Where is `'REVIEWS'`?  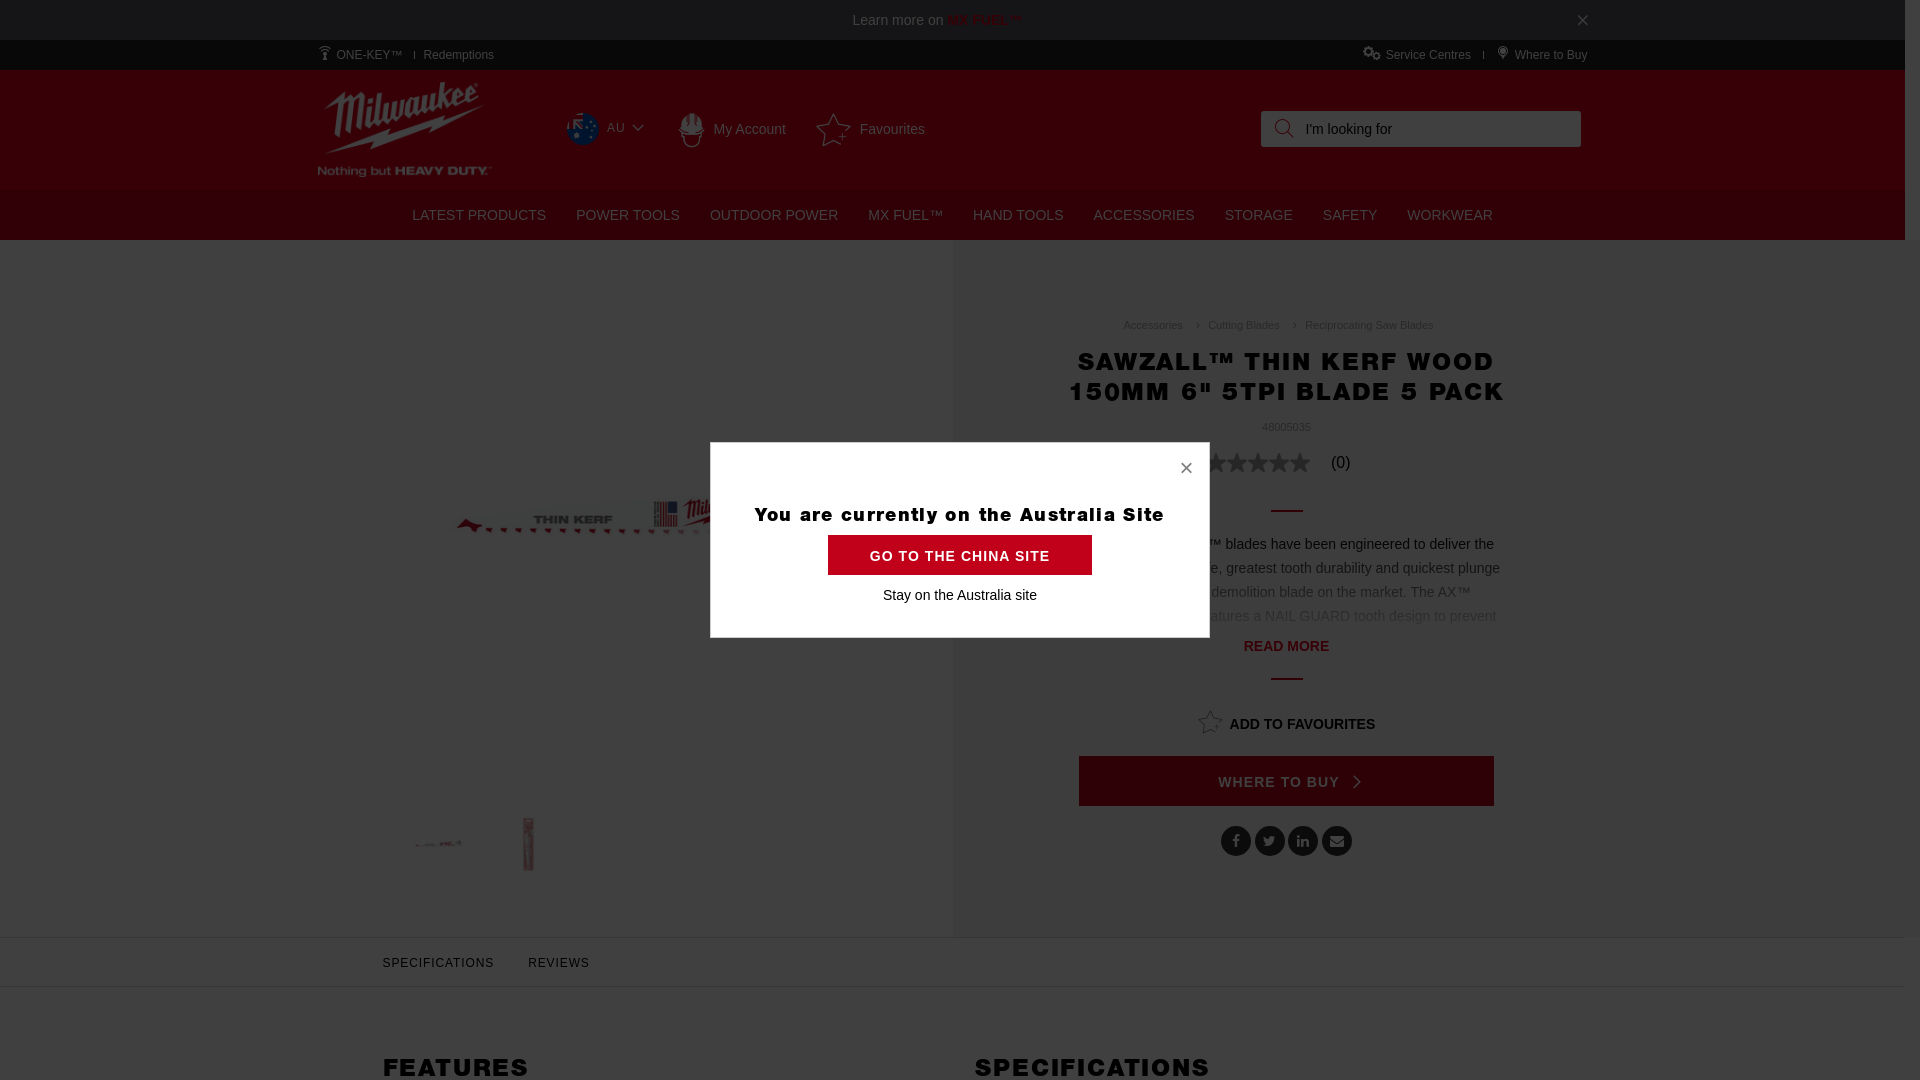
'REVIEWS' is located at coordinates (558, 962).